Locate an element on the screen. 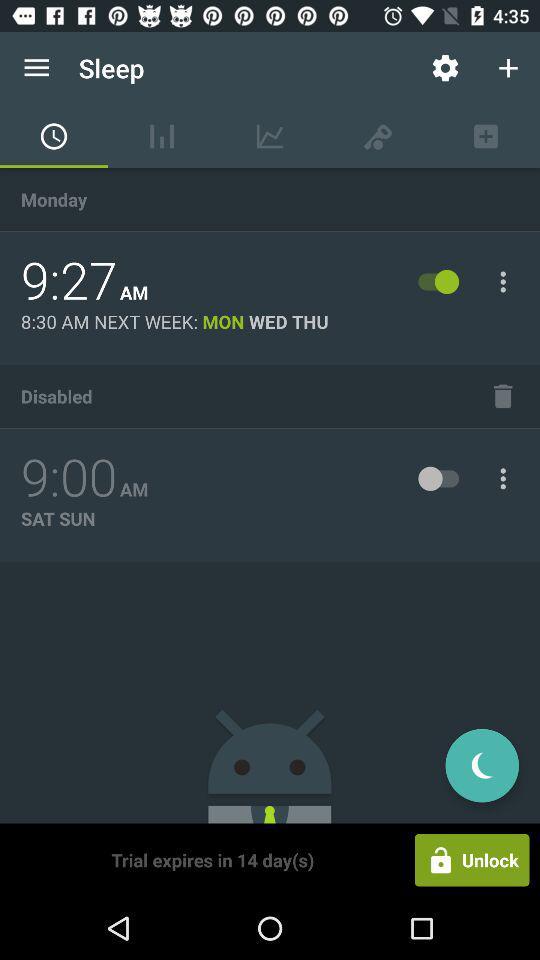 This screenshot has width=540, height=960. the arrow_backward icon is located at coordinates (481, 764).